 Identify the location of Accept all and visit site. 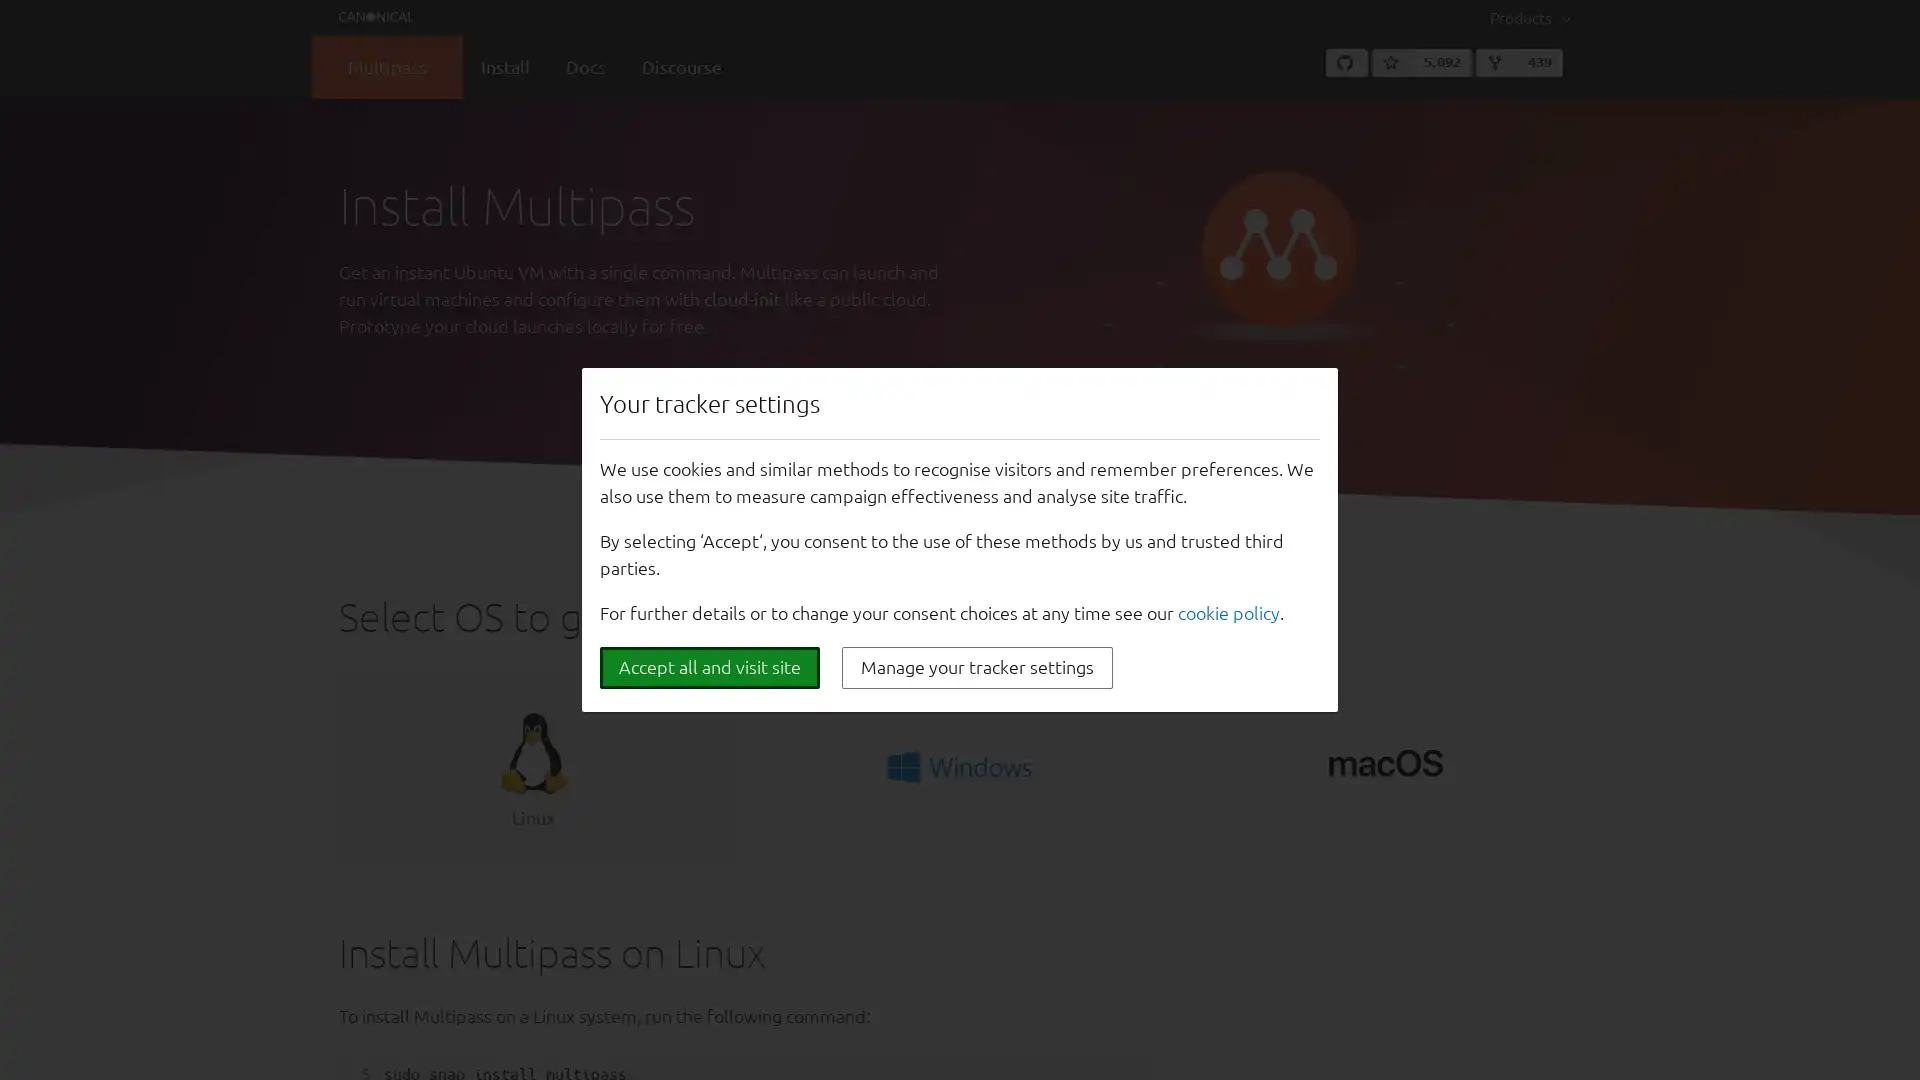
(710, 667).